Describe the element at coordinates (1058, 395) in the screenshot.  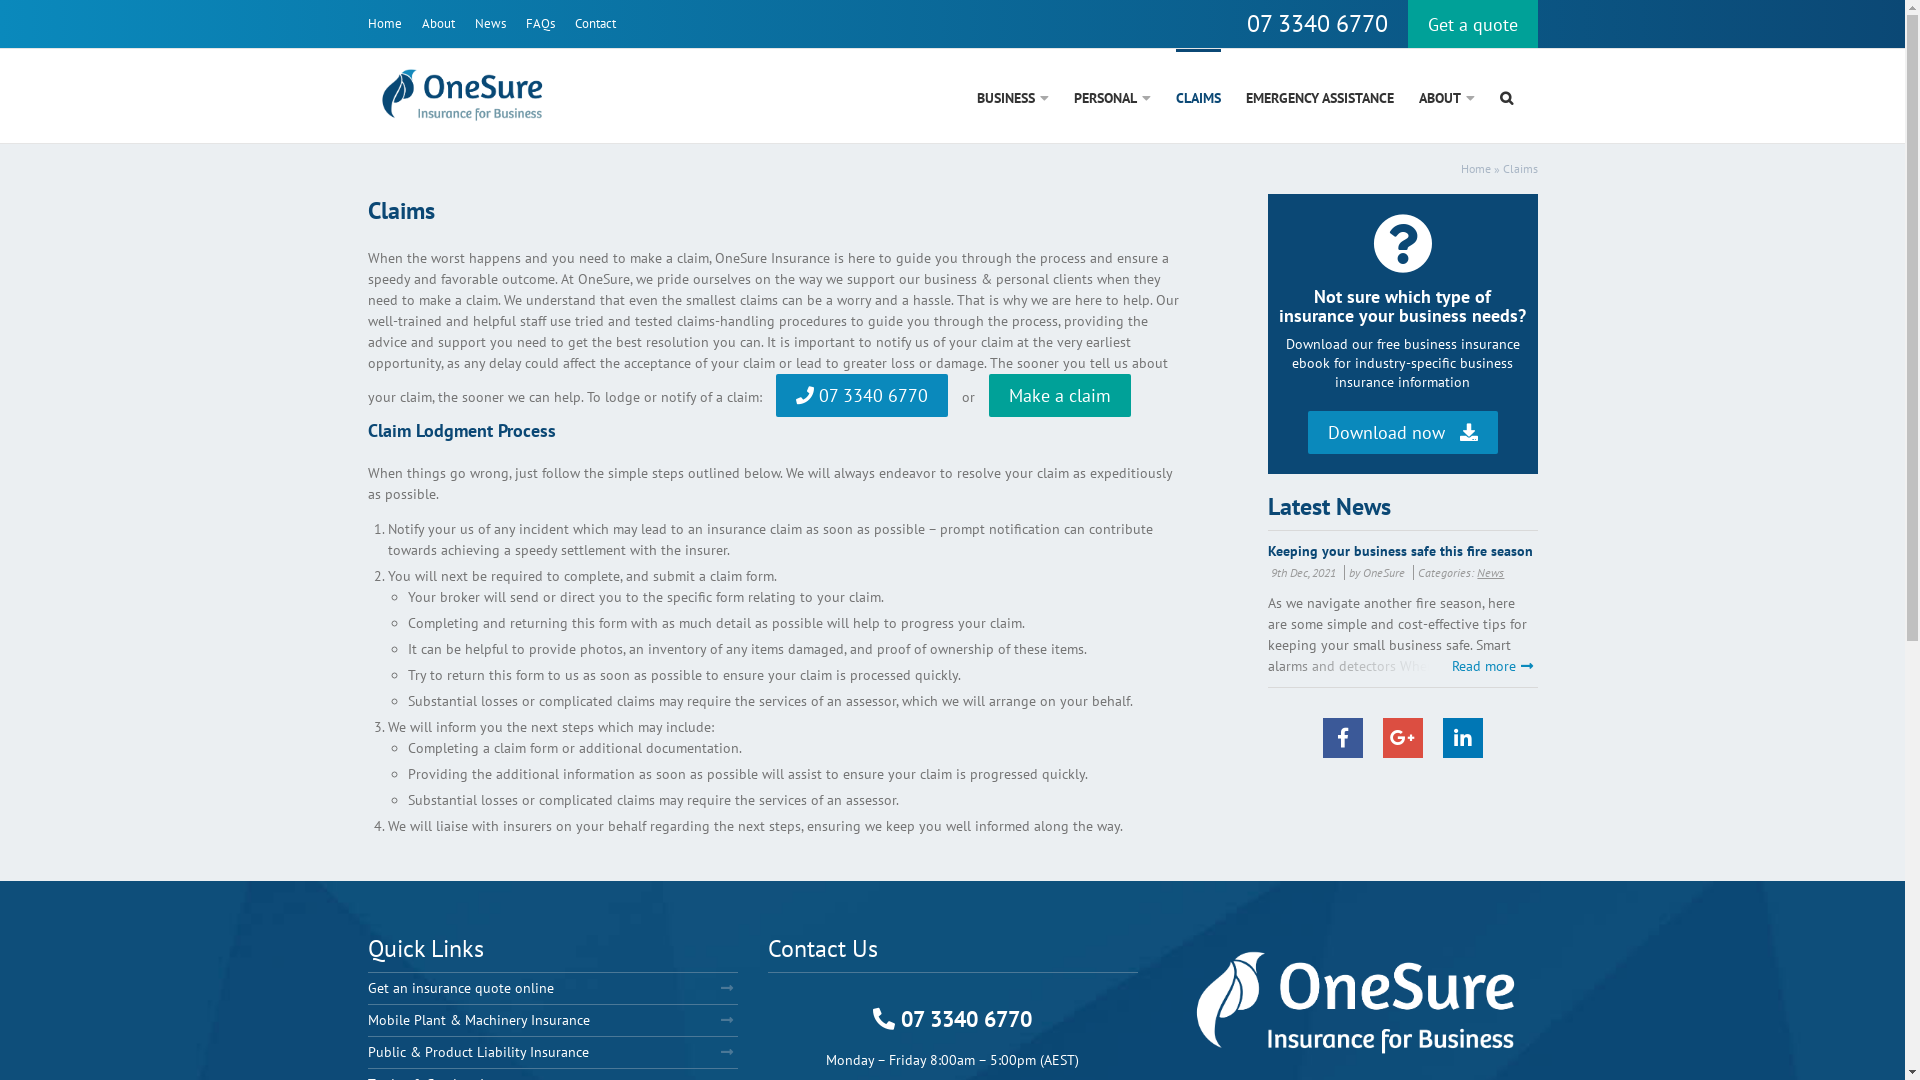
I see `'Make a claim'` at that location.